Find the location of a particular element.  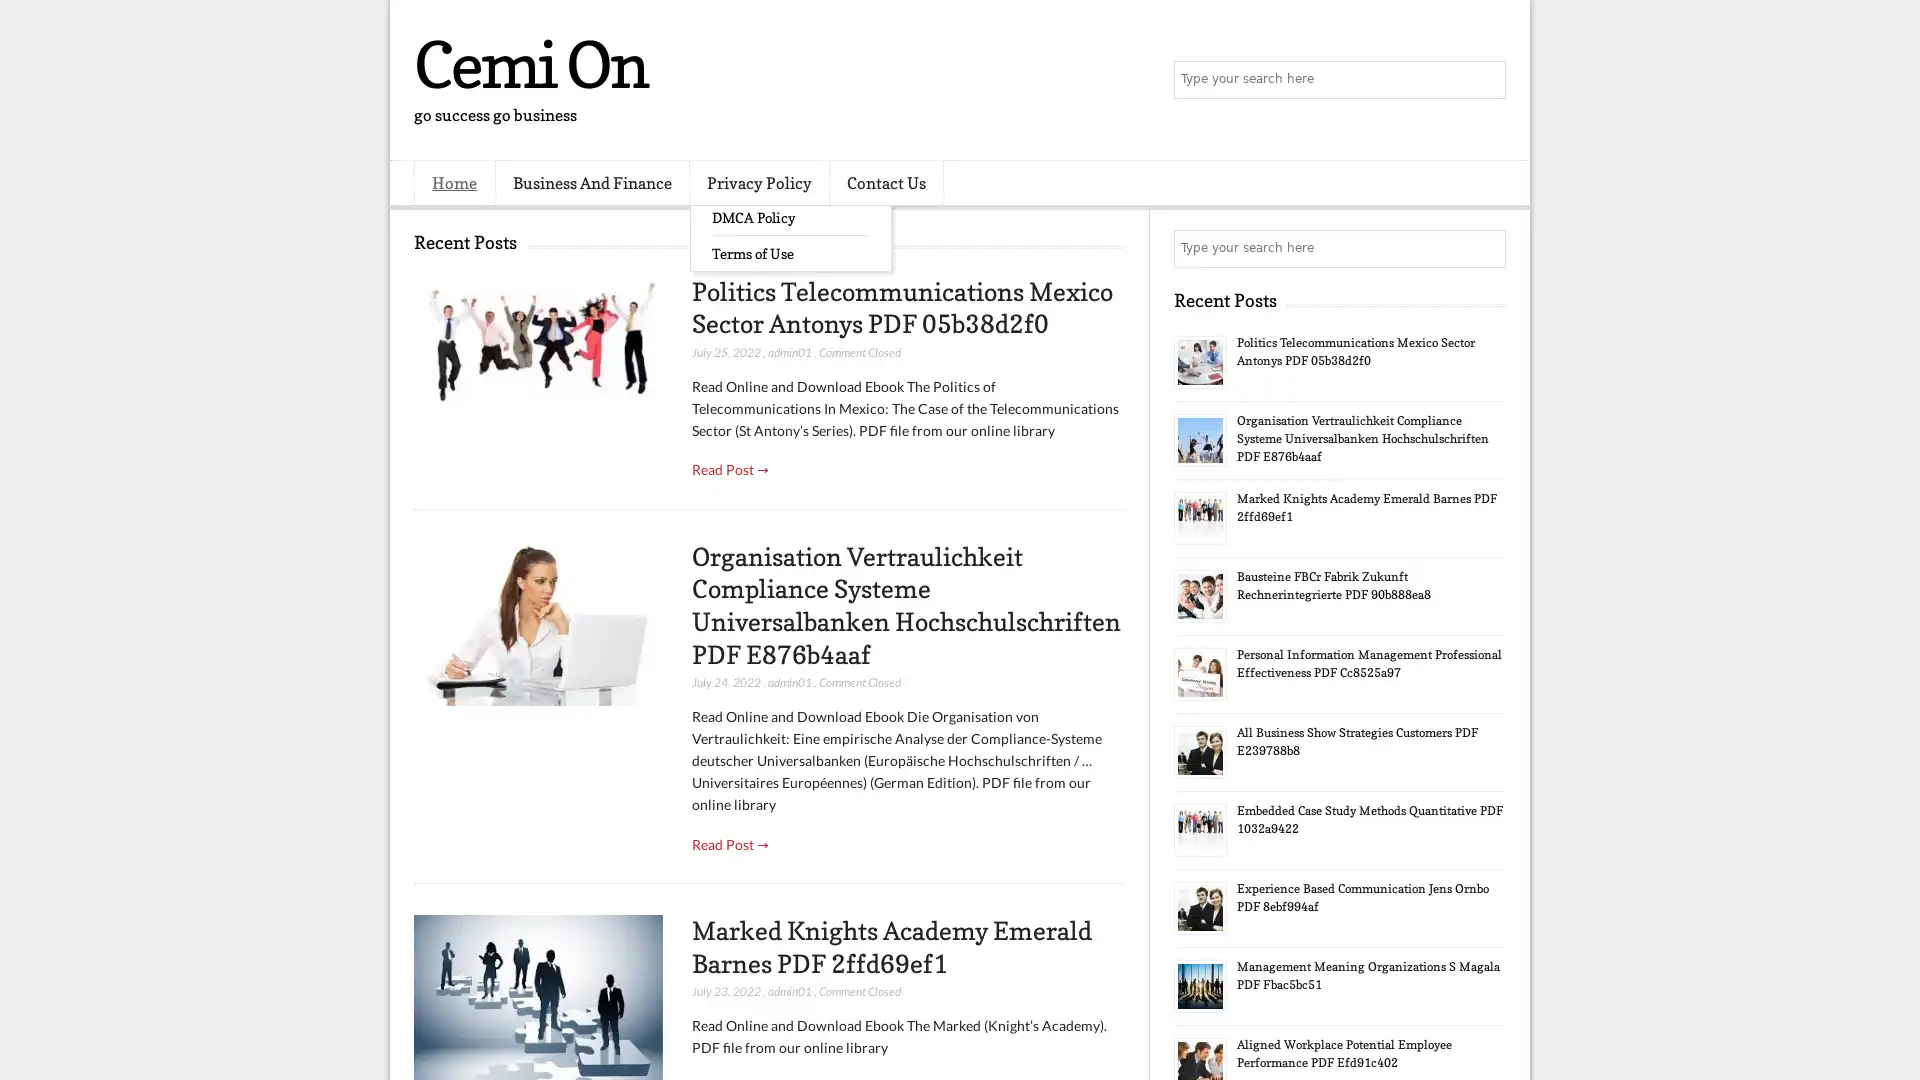

Search is located at coordinates (1485, 80).